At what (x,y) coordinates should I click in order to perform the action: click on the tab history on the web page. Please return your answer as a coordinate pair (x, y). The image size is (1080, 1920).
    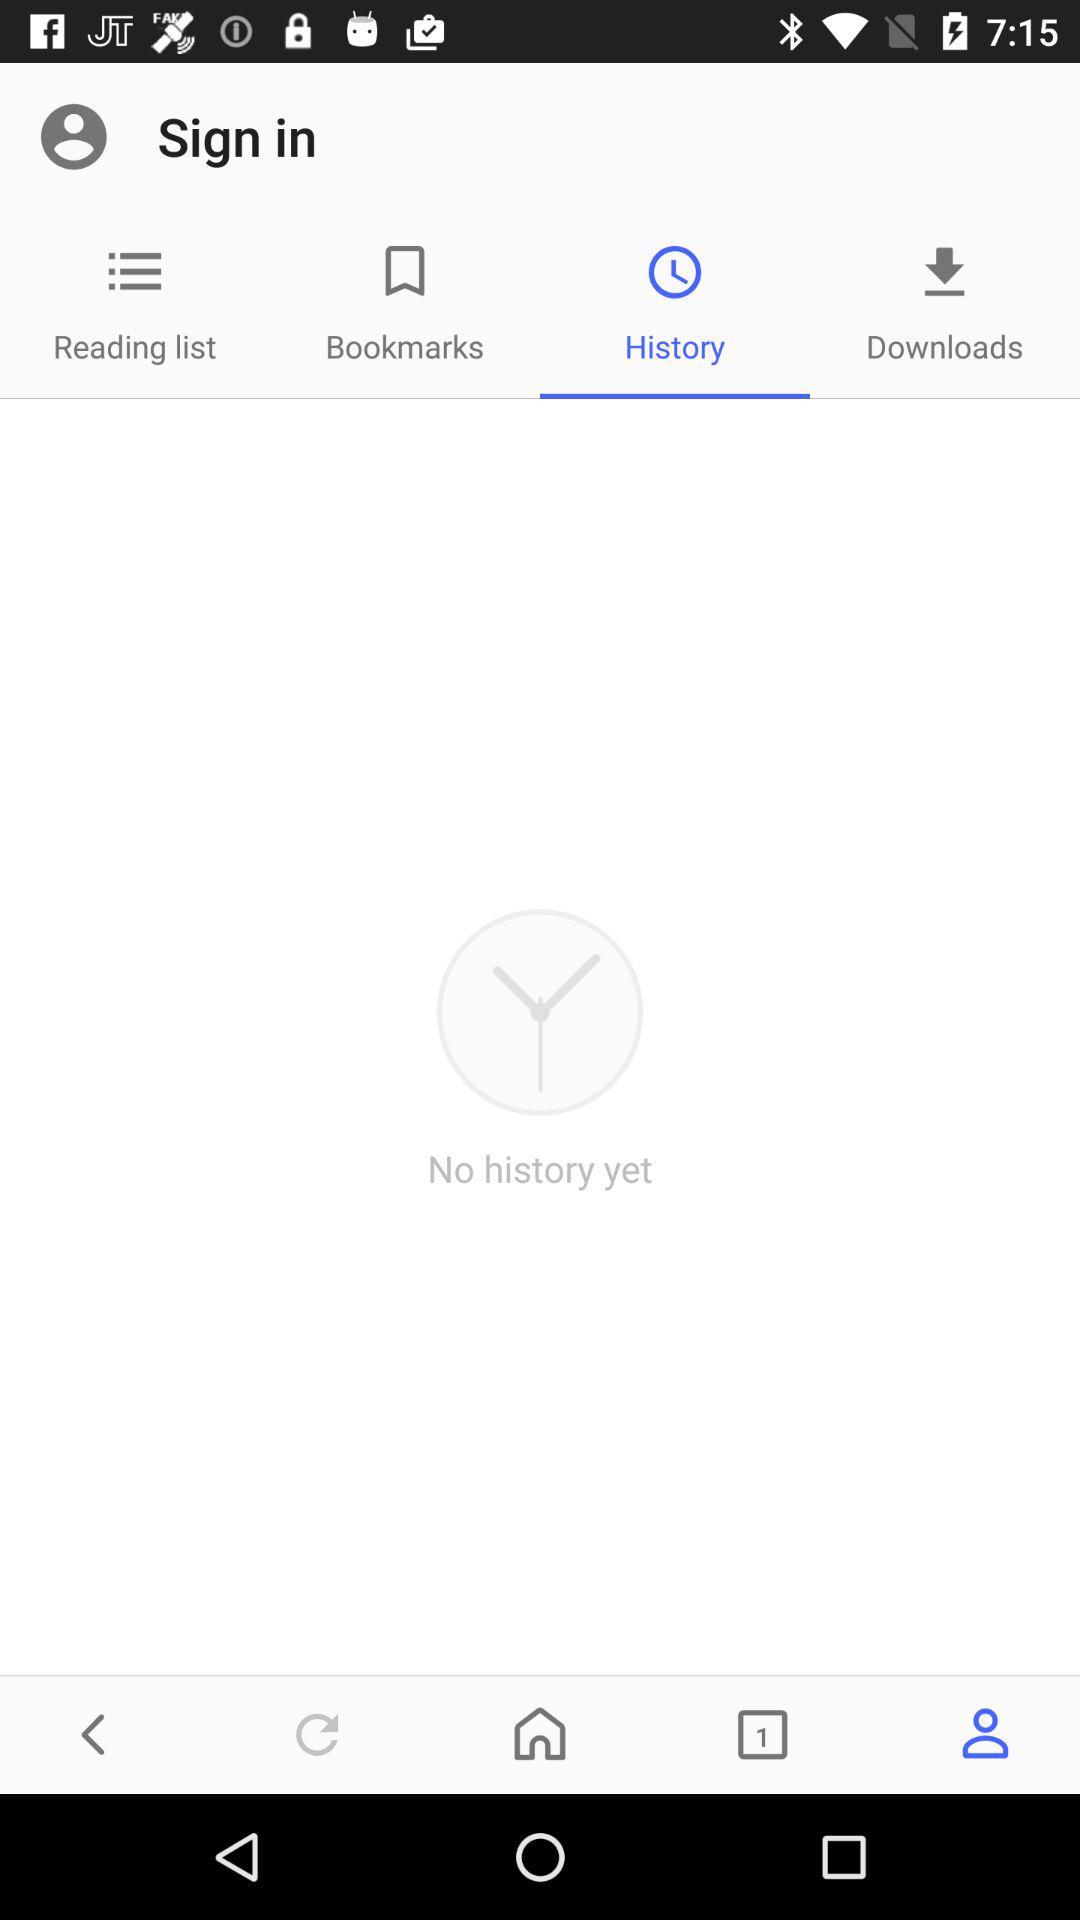
    Looking at the image, I should click on (675, 303).